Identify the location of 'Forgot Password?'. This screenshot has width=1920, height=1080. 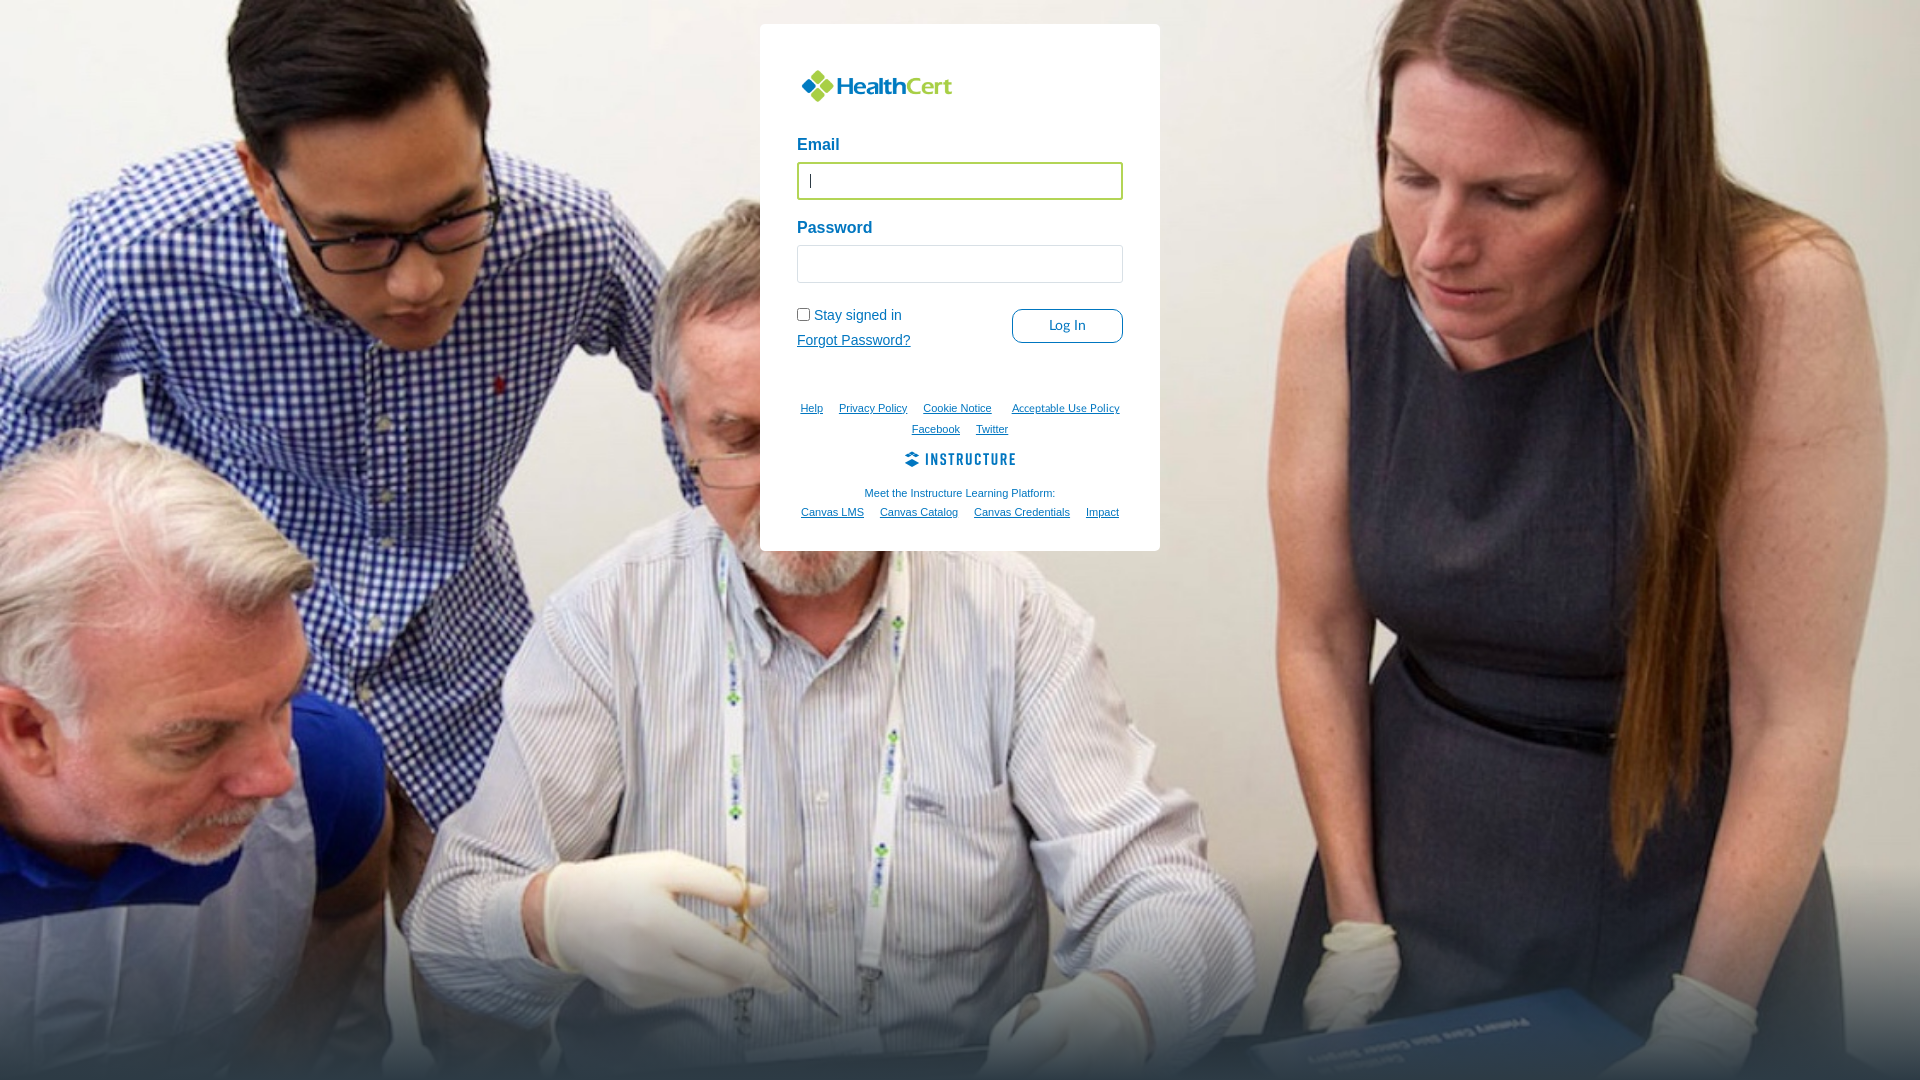
(854, 338).